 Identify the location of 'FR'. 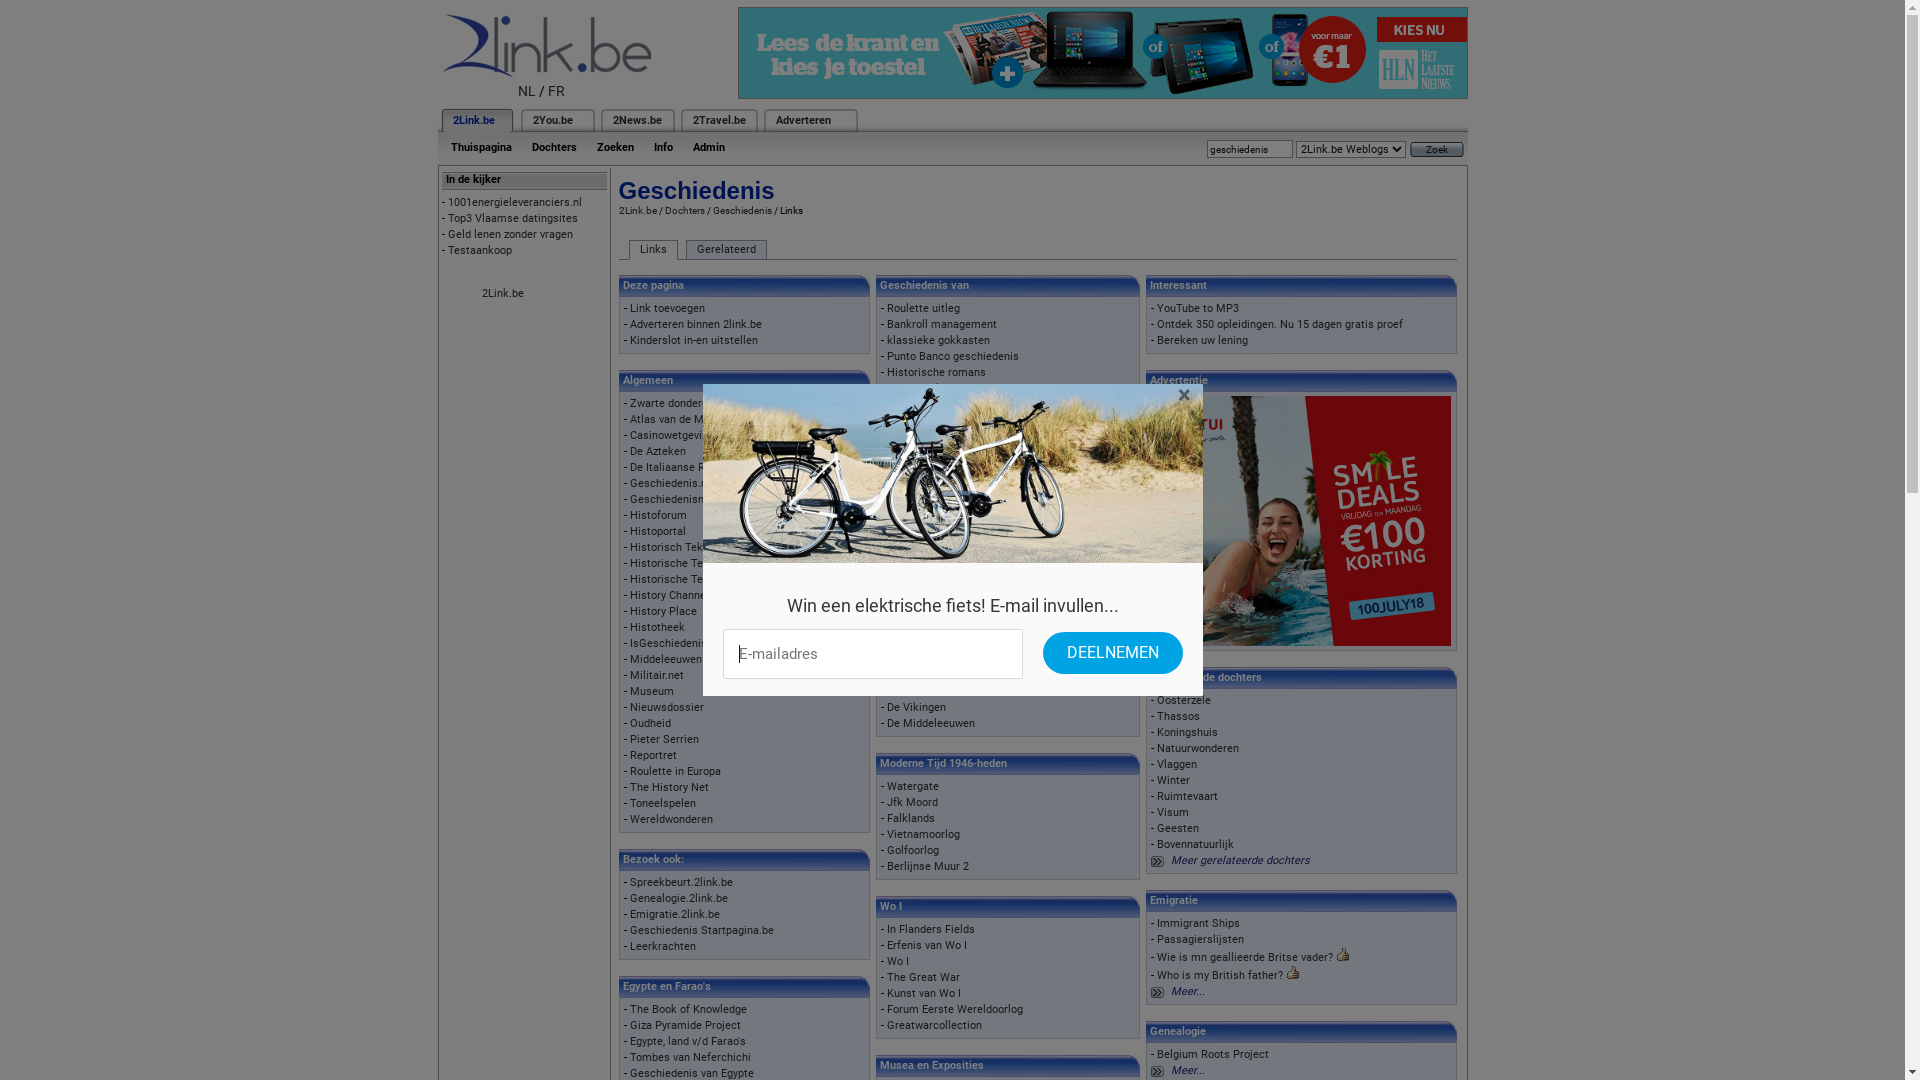
(547, 91).